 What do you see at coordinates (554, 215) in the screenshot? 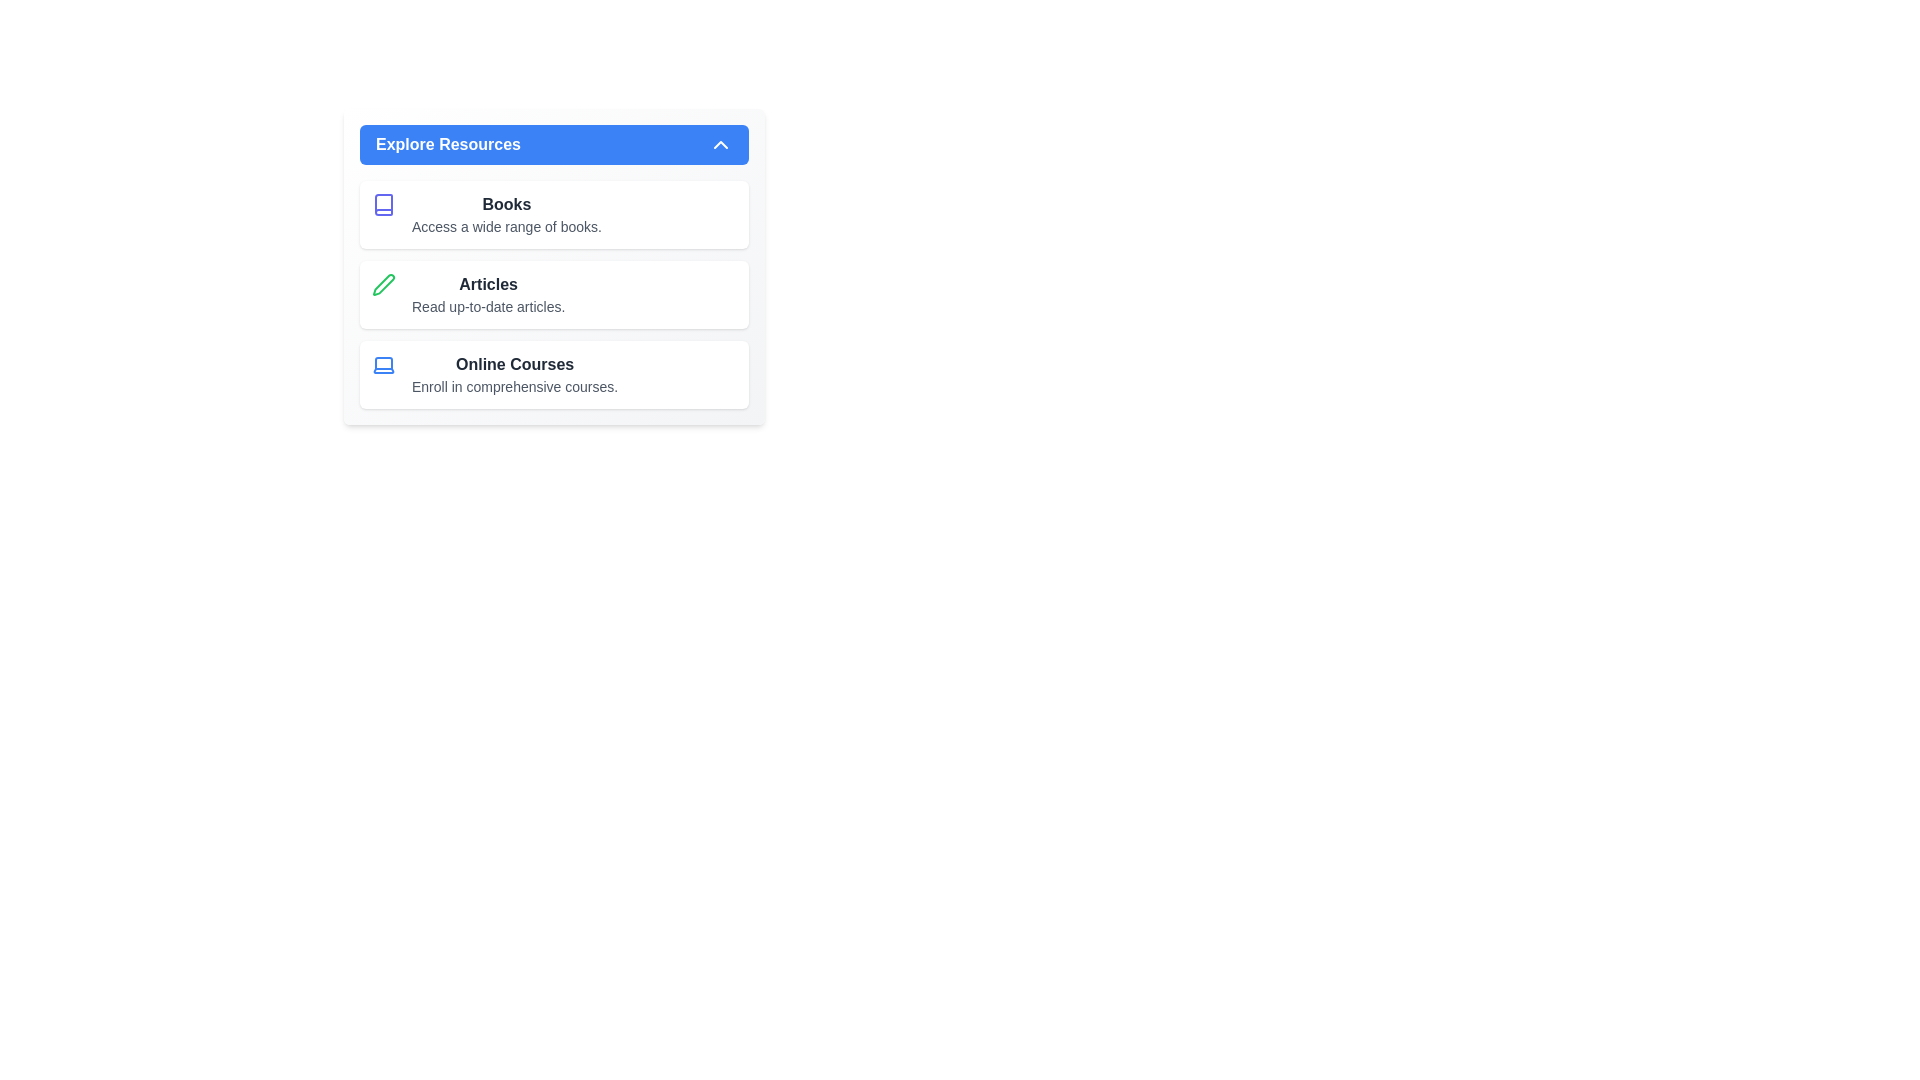
I see `the clickable card that provides access to resources related to books, located under the 'Explore Resources' header as the first card in the list` at bounding box center [554, 215].